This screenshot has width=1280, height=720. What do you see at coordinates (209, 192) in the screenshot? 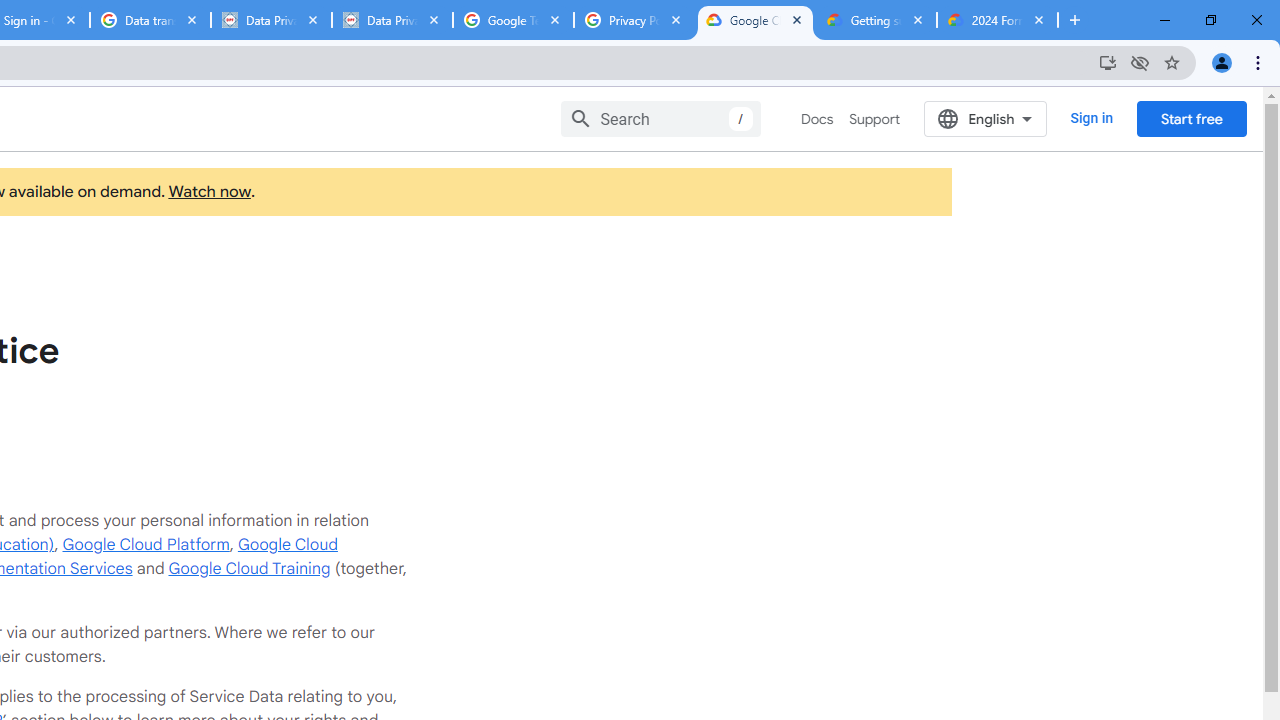
I see `'Watch now'` at bounding box center [209, 192].